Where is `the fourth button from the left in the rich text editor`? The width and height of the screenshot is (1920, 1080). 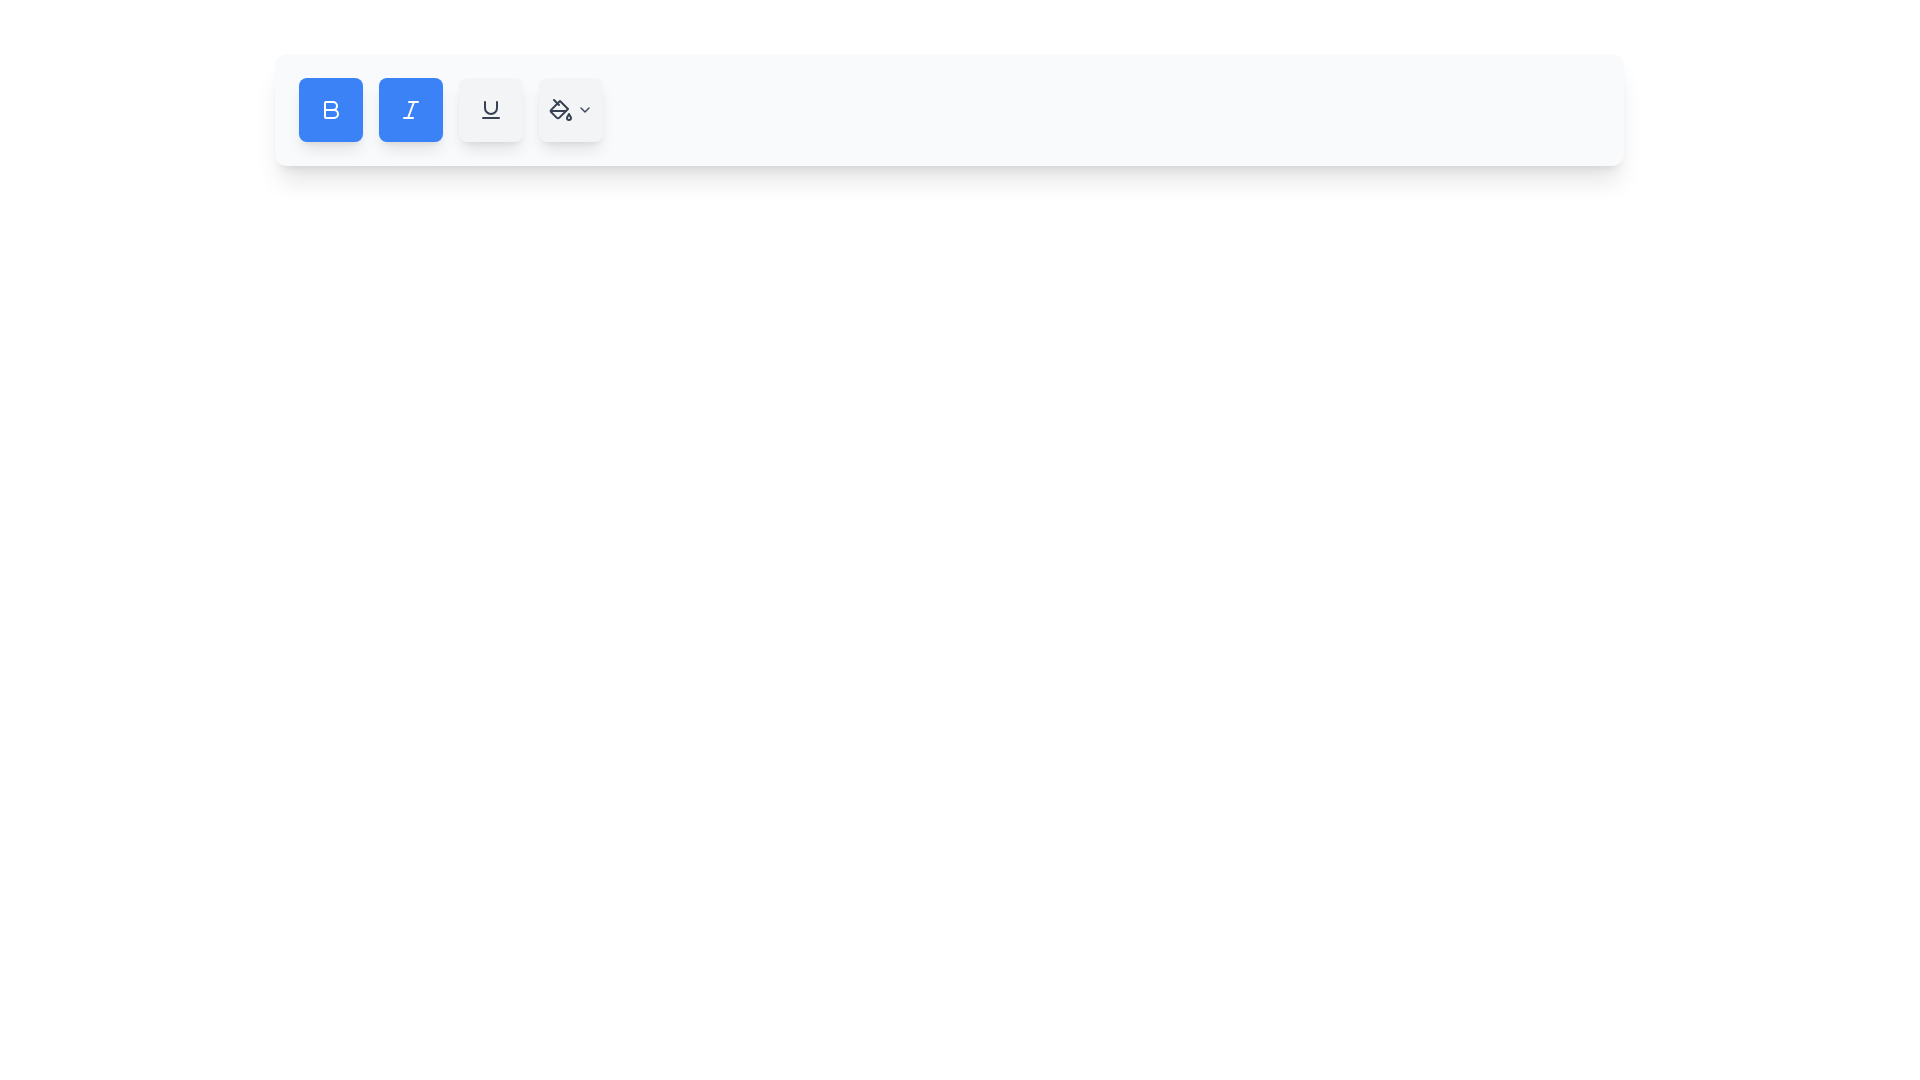
the fourth button from the left in the rich text editor is located at coordinates (490, 110).